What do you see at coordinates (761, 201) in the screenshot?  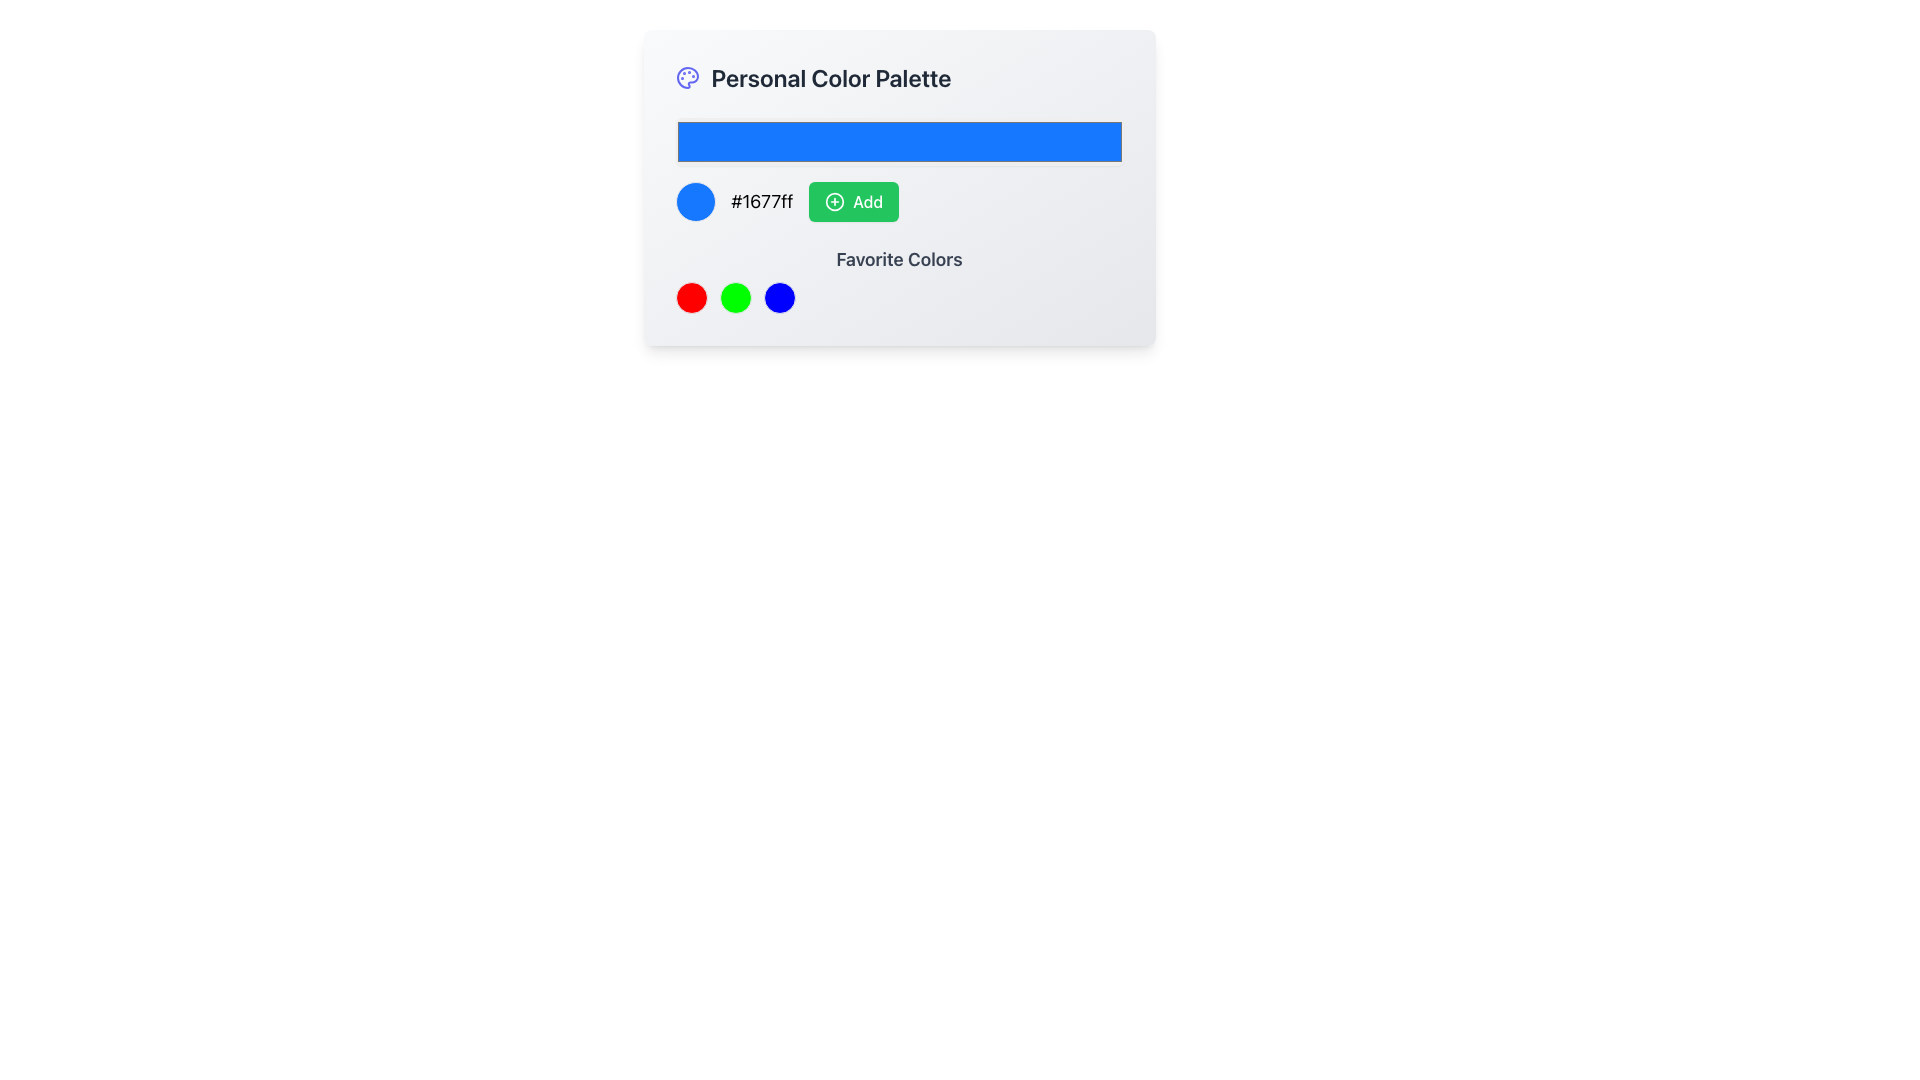 I see `the static text display showing the color code '#1677ff' which is located between a blue color circle and an 'Add' button` at bounding box center [761, 201].